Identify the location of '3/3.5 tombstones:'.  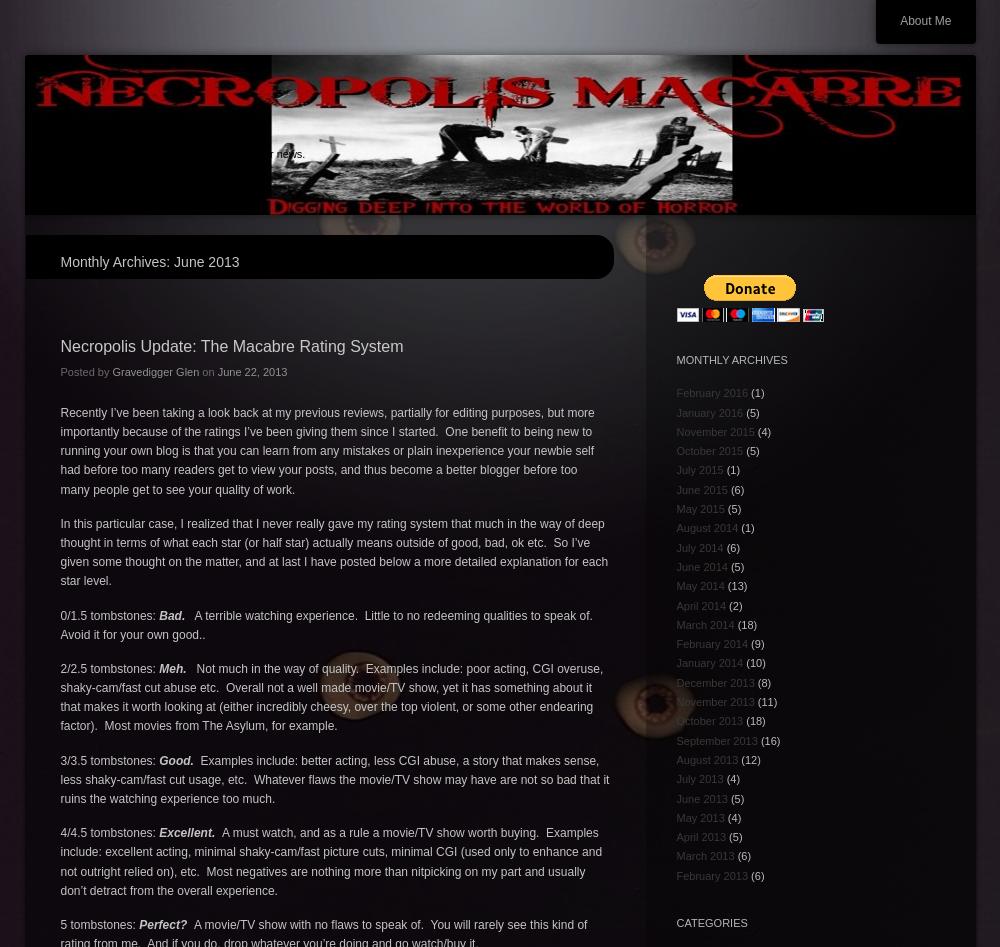
(108, 759).